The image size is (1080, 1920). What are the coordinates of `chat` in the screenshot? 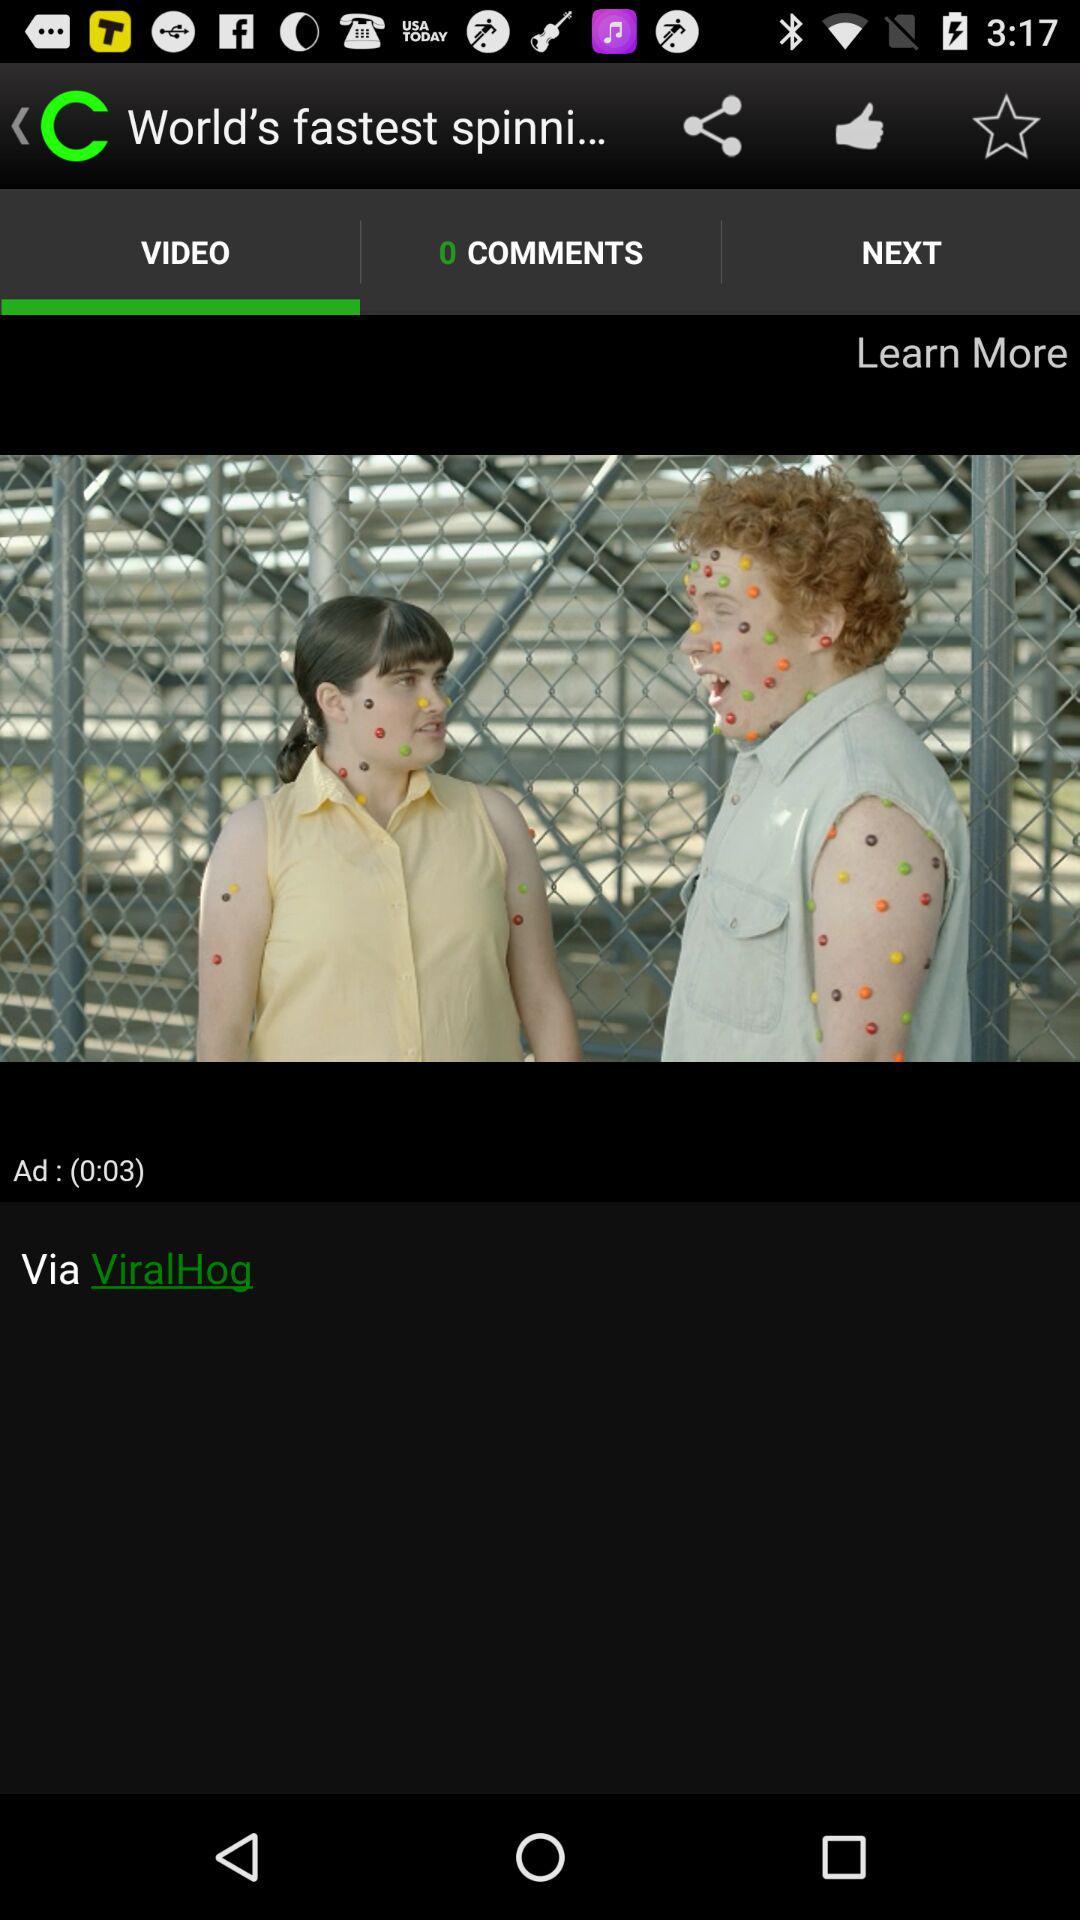 It's located at (540, 1498).